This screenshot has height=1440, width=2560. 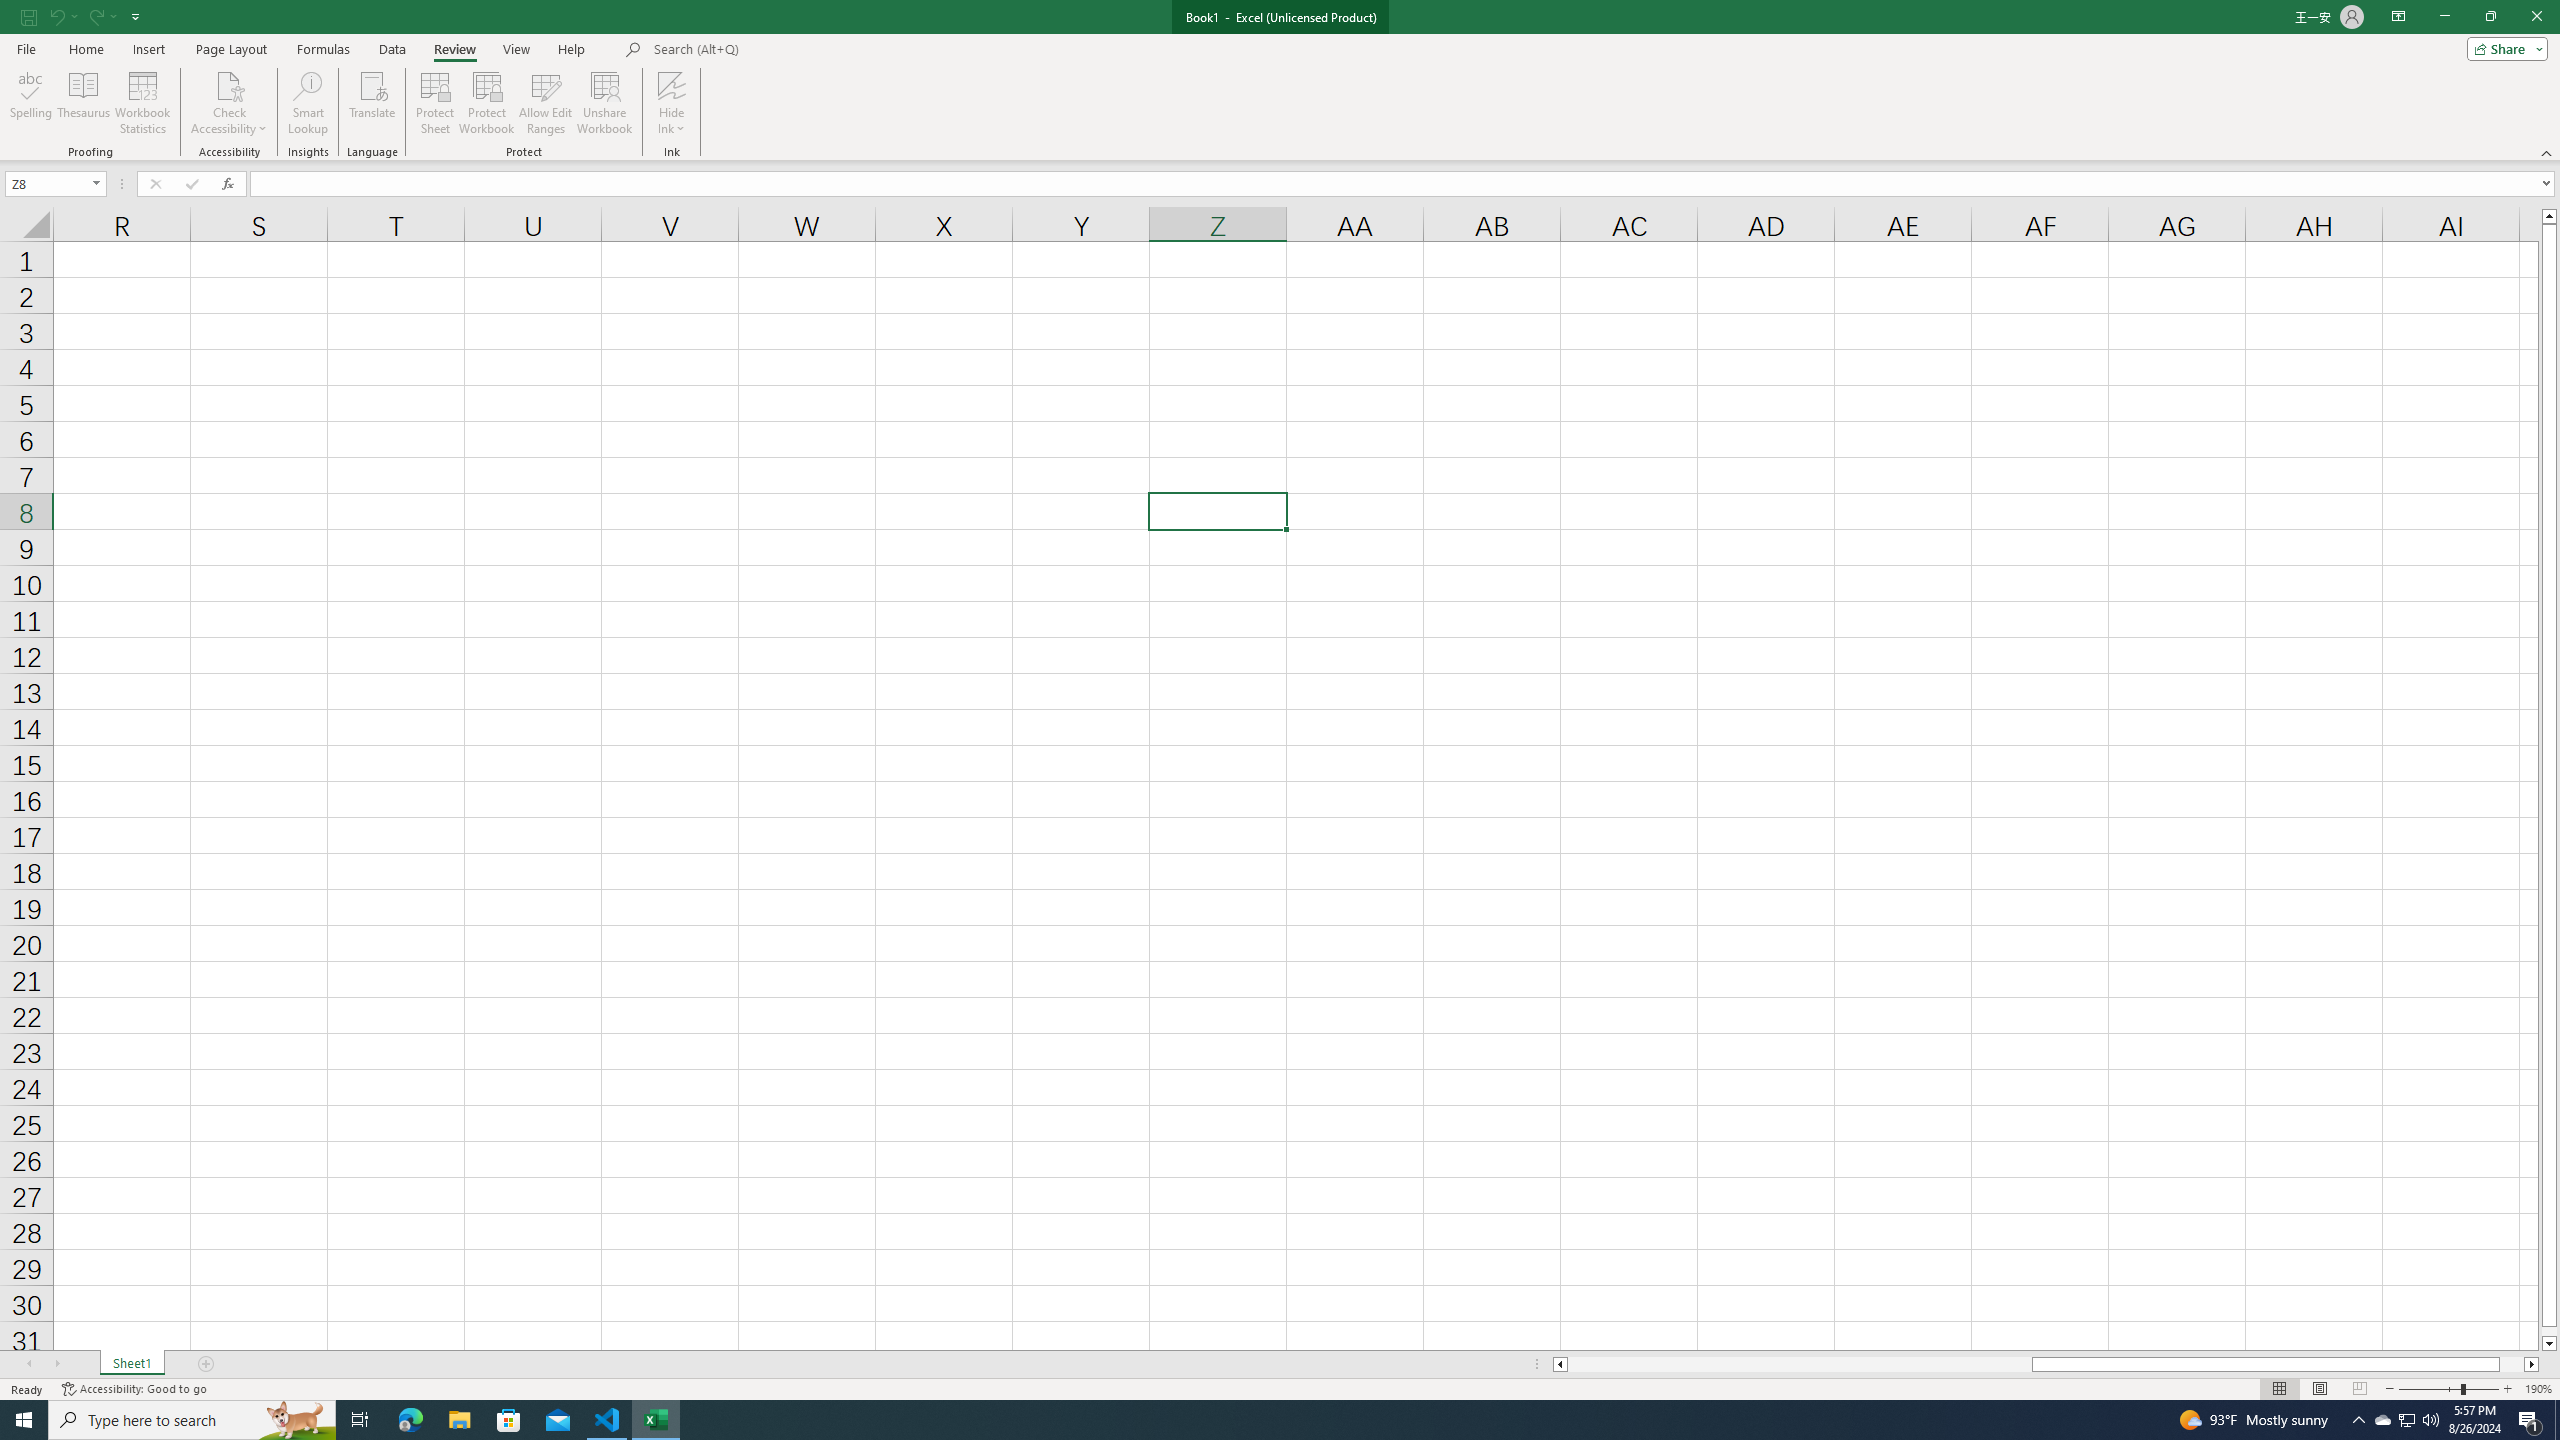 I want to click on 'Save', so click(x=28, y=15).